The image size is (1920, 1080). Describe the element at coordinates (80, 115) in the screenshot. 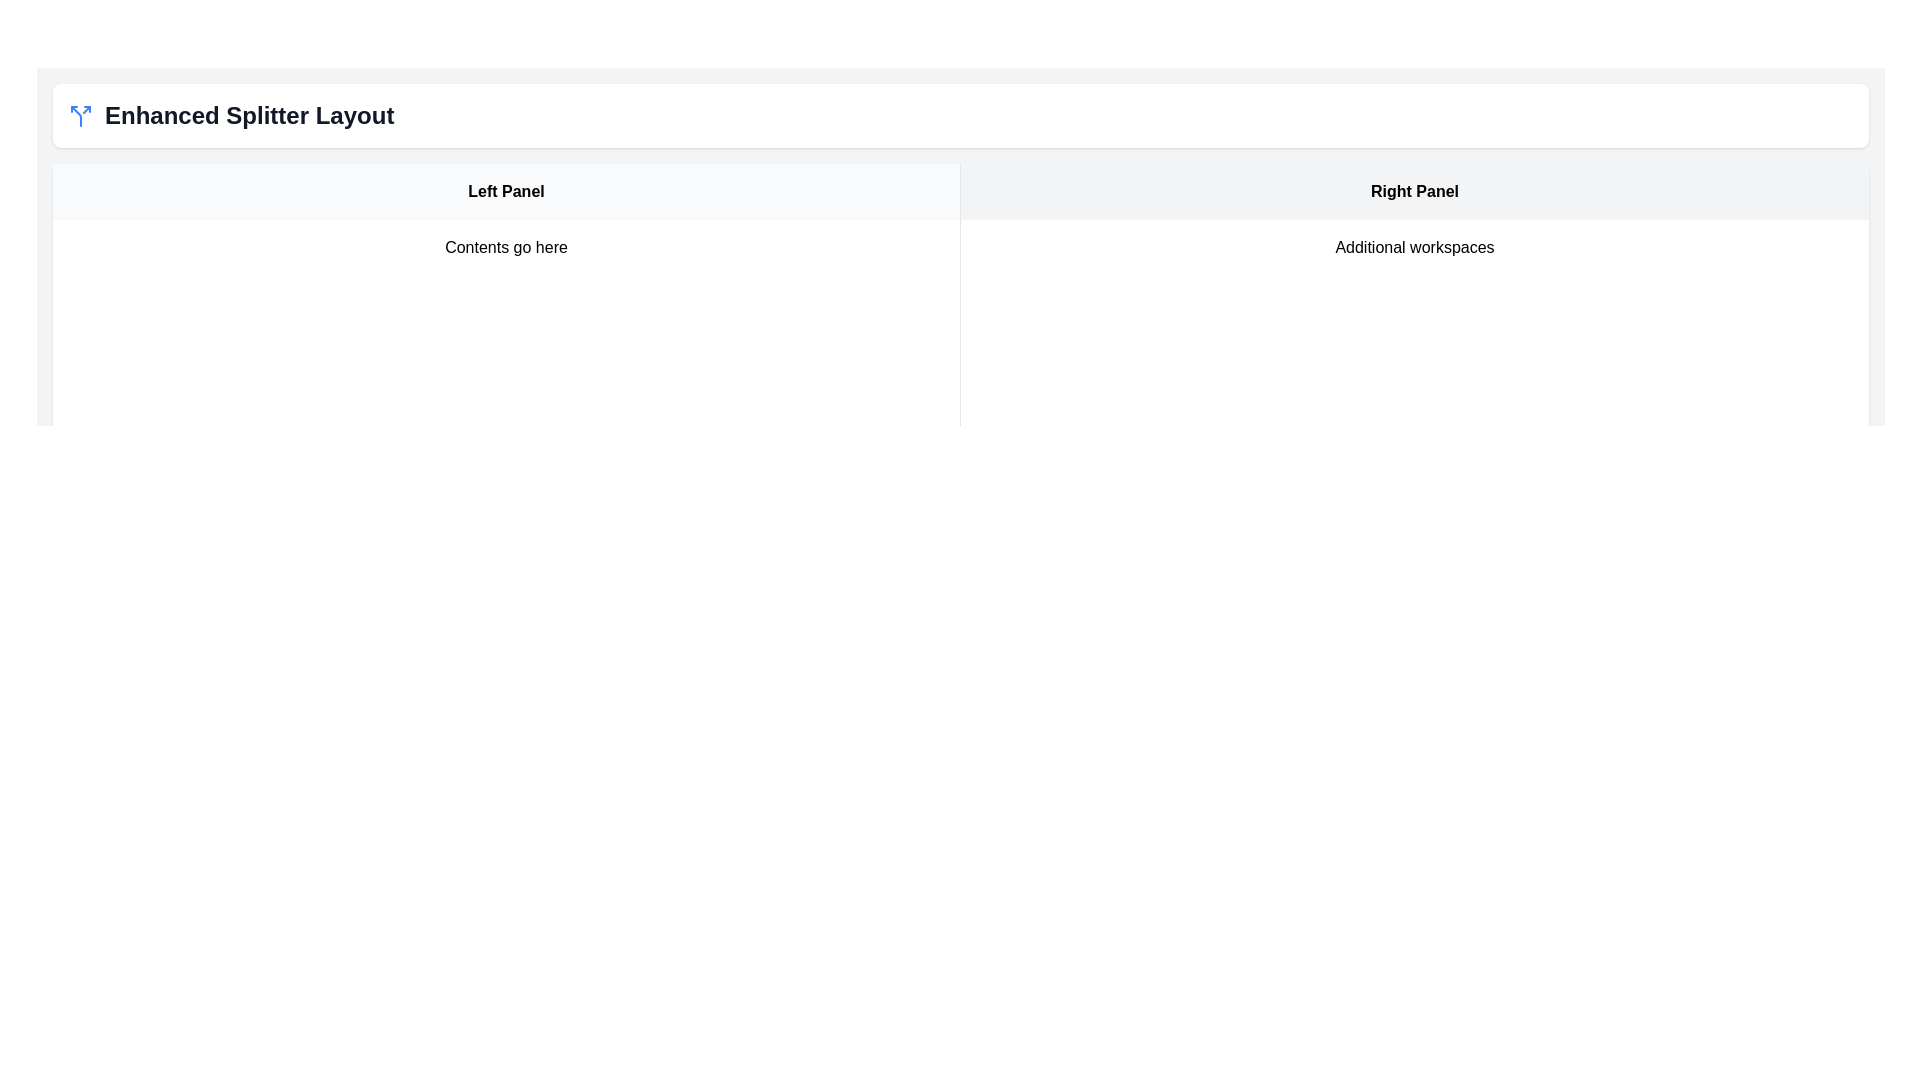

I see `the icon located at the leftmost side of the header bar titled 'Enhanced Splitter Layout'` at that location.